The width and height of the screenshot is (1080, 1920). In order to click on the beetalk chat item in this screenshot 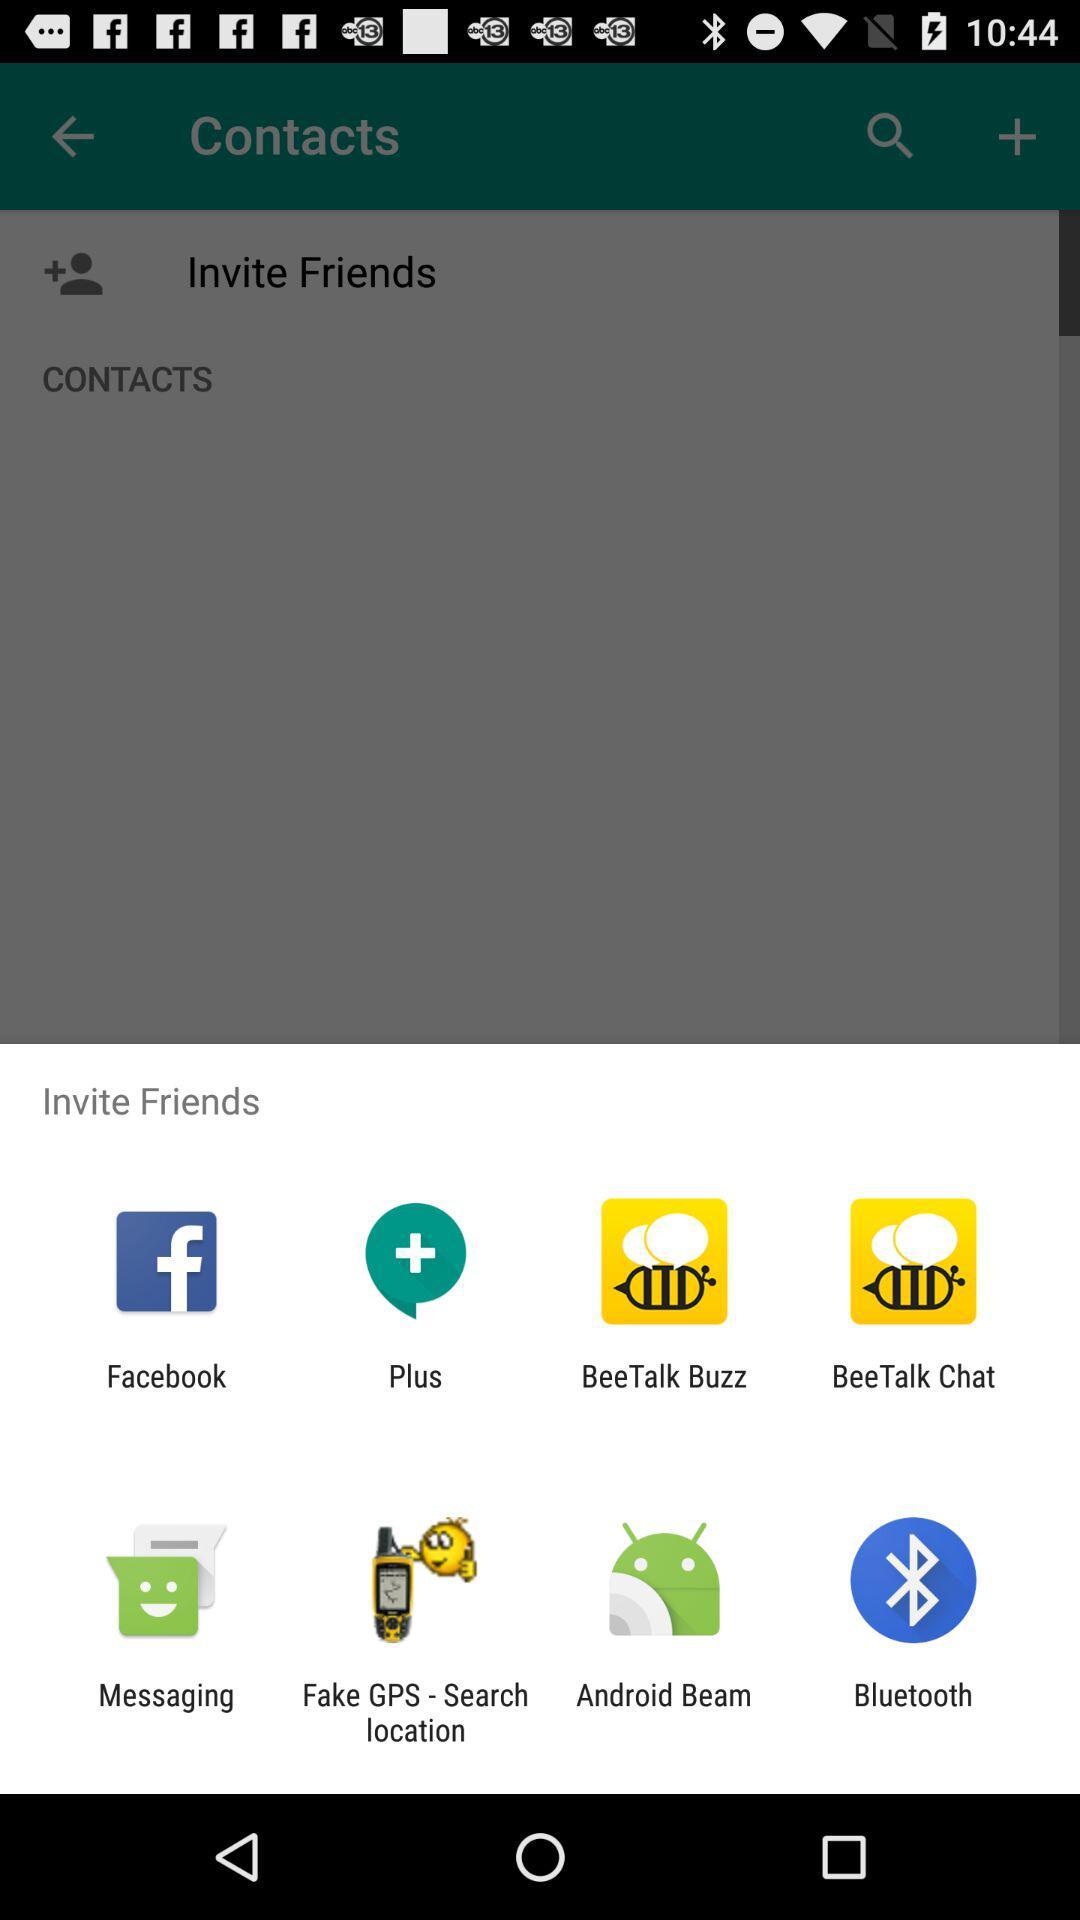, I will do `click(913, 1392)`.